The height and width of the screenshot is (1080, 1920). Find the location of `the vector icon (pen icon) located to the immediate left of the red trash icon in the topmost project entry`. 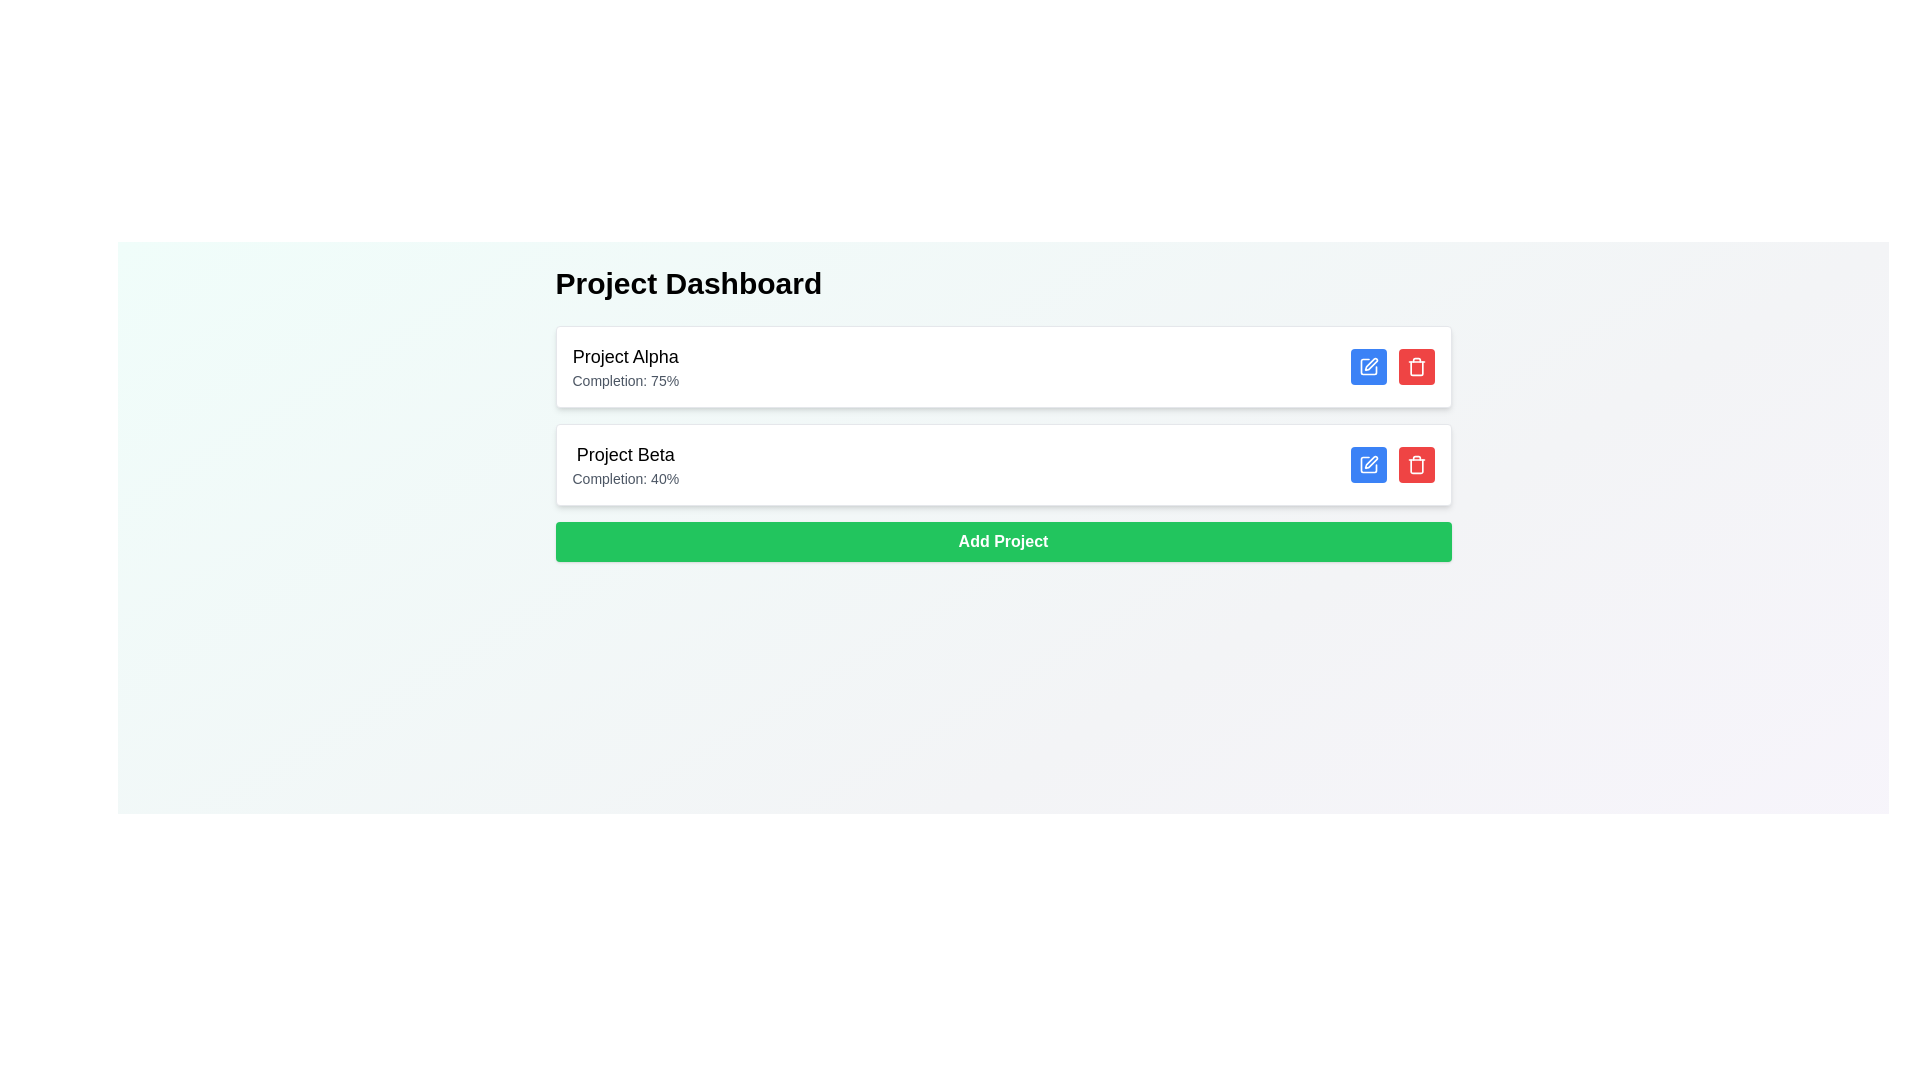

the vector icon (pen icon) located to the immediate left of the red trash icon in the topmost project entry is located at coordinates (1368, 363).